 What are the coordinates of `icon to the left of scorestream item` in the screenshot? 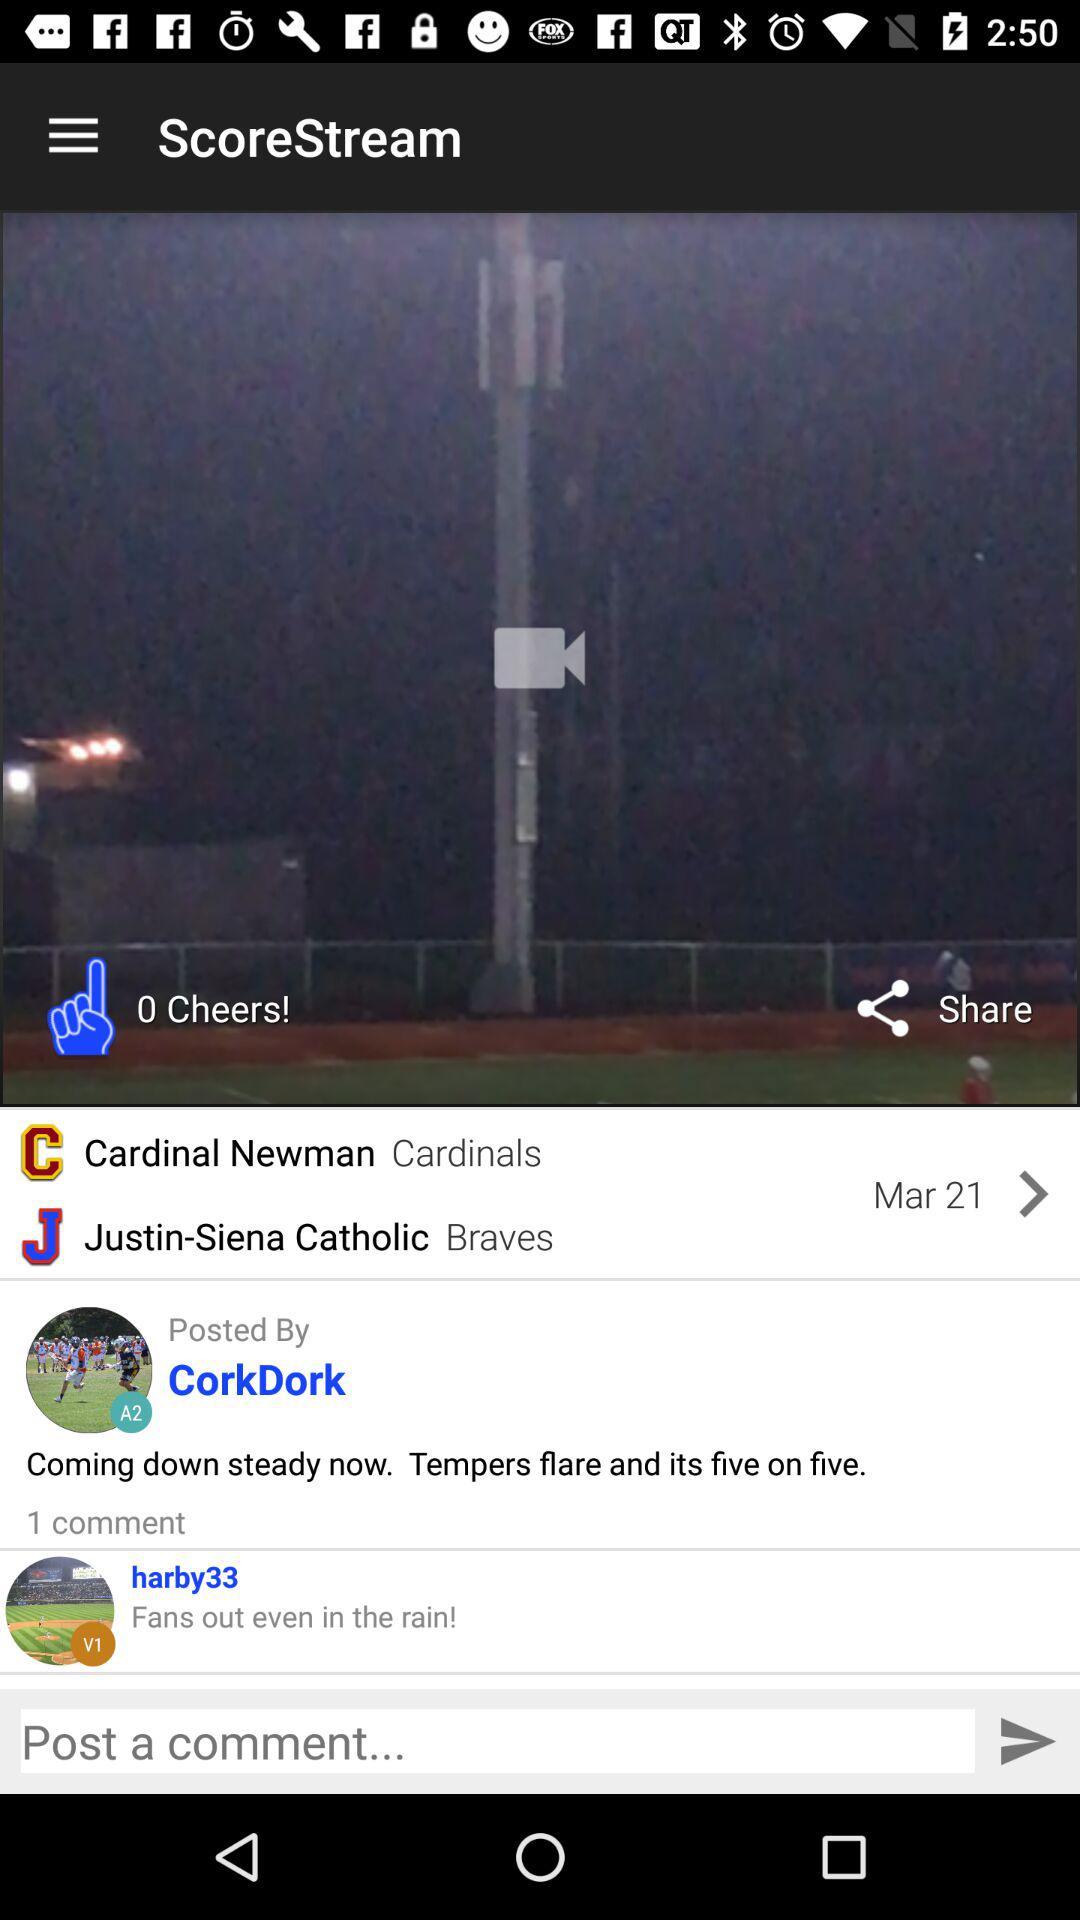 It's located at (72, 135).